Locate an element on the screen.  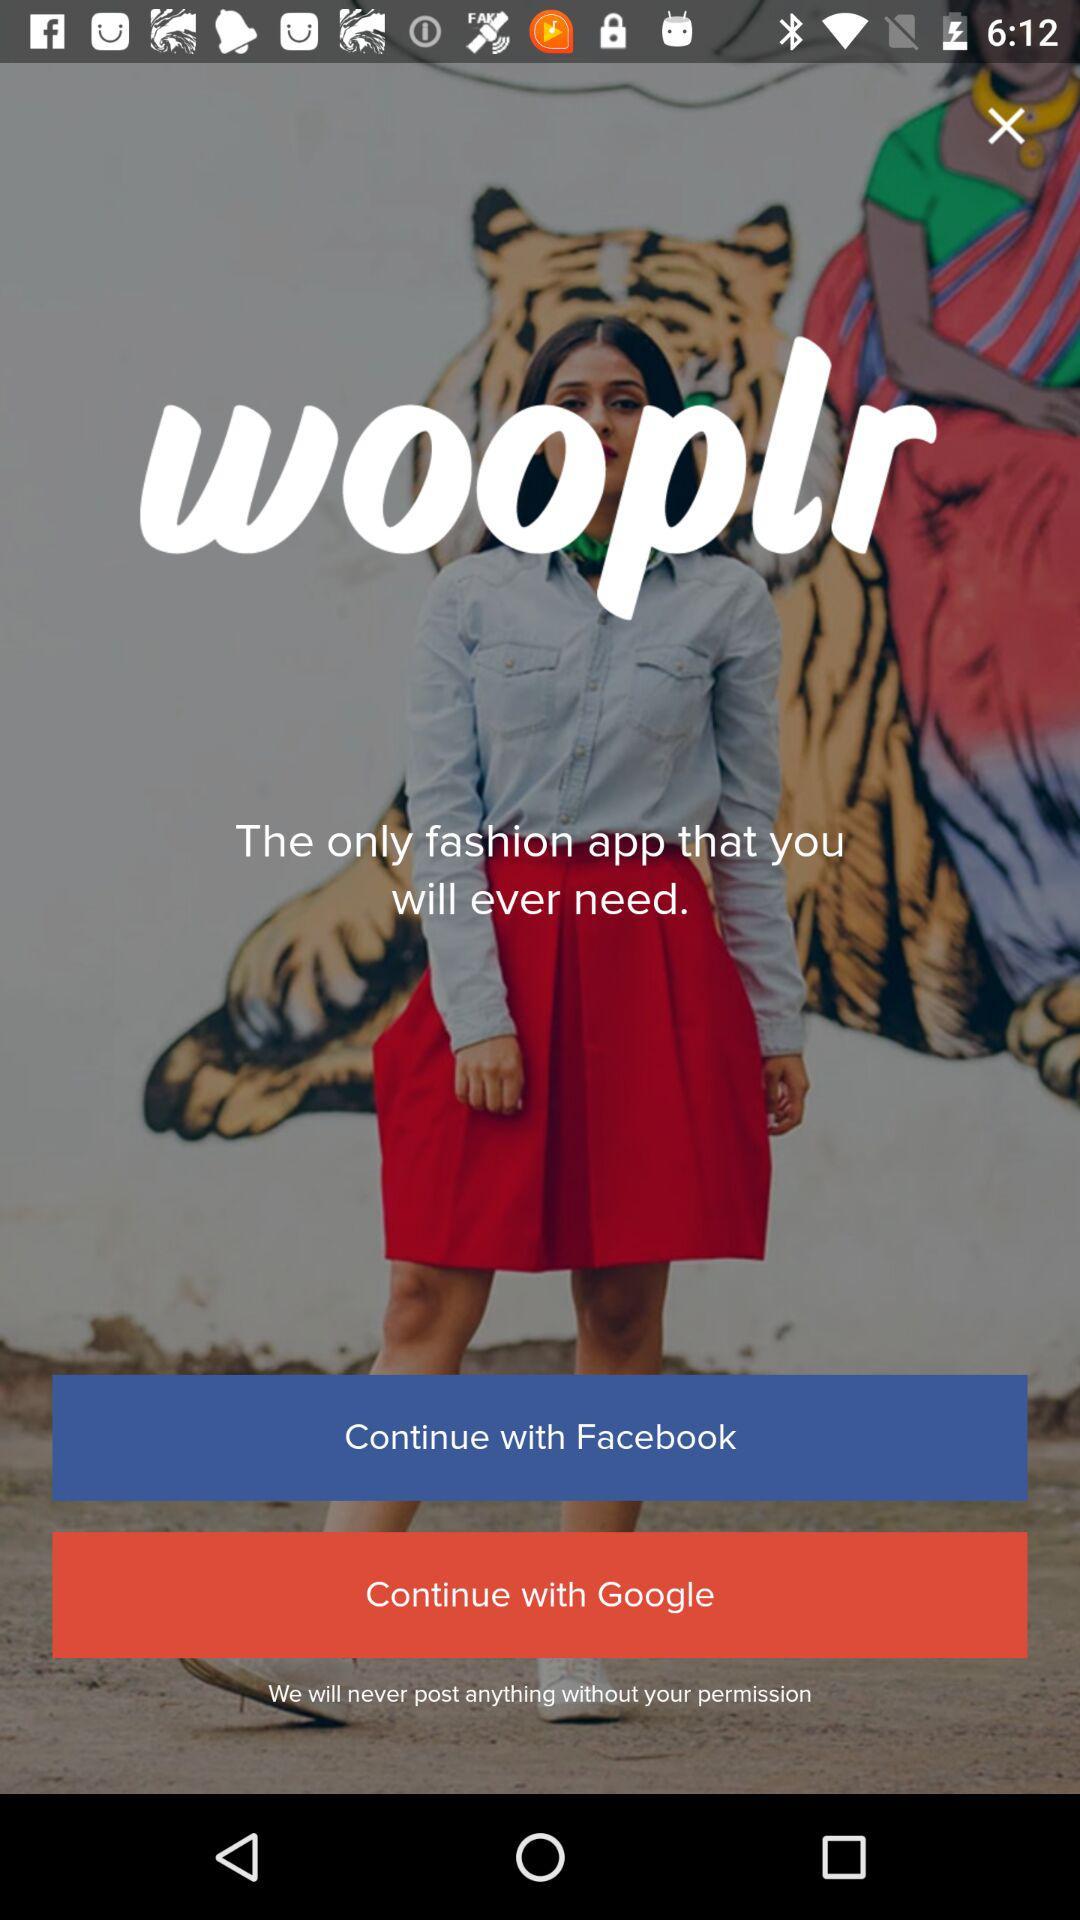
app is located at coordinates (1006, 124).